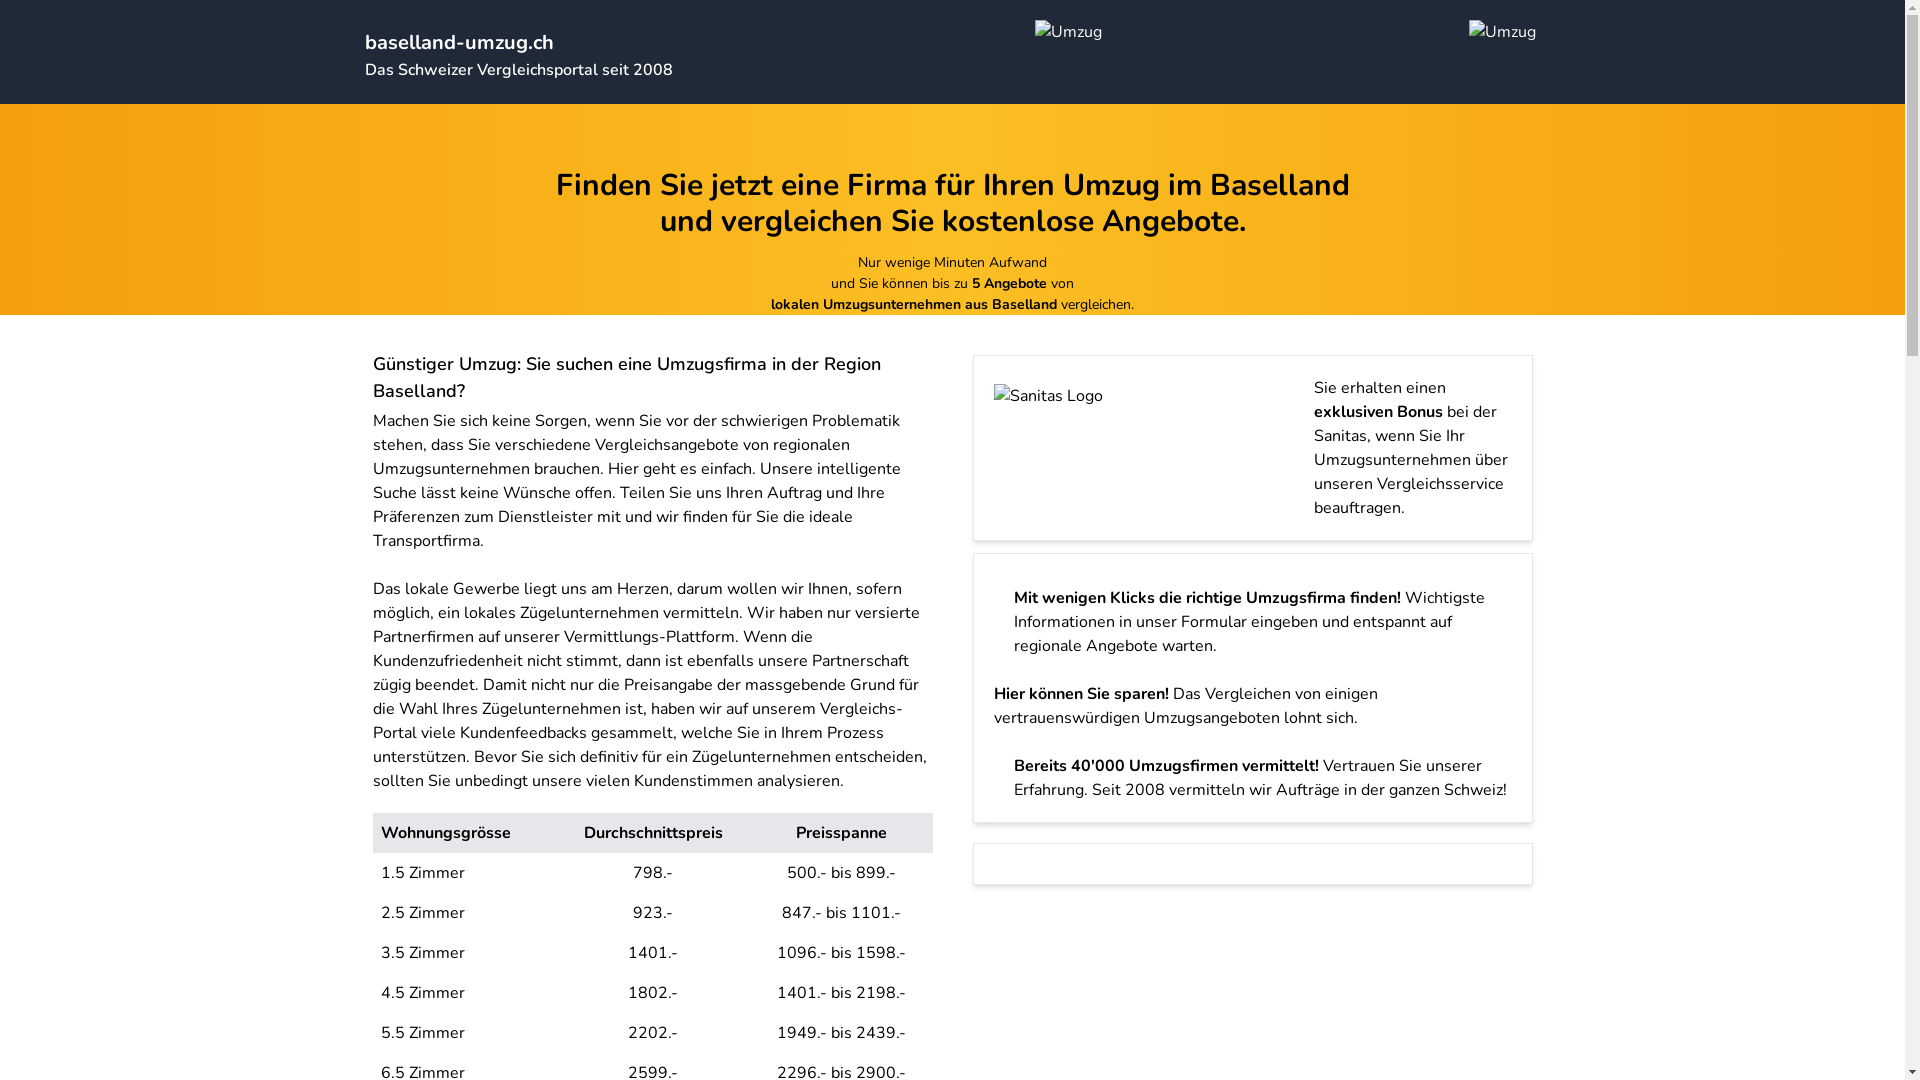 This screenshot has width=1920, height=1080. Describe the element at coordinates (457, 42) in the screenshot. I see `'baselland-umzug.ch'` at that location.